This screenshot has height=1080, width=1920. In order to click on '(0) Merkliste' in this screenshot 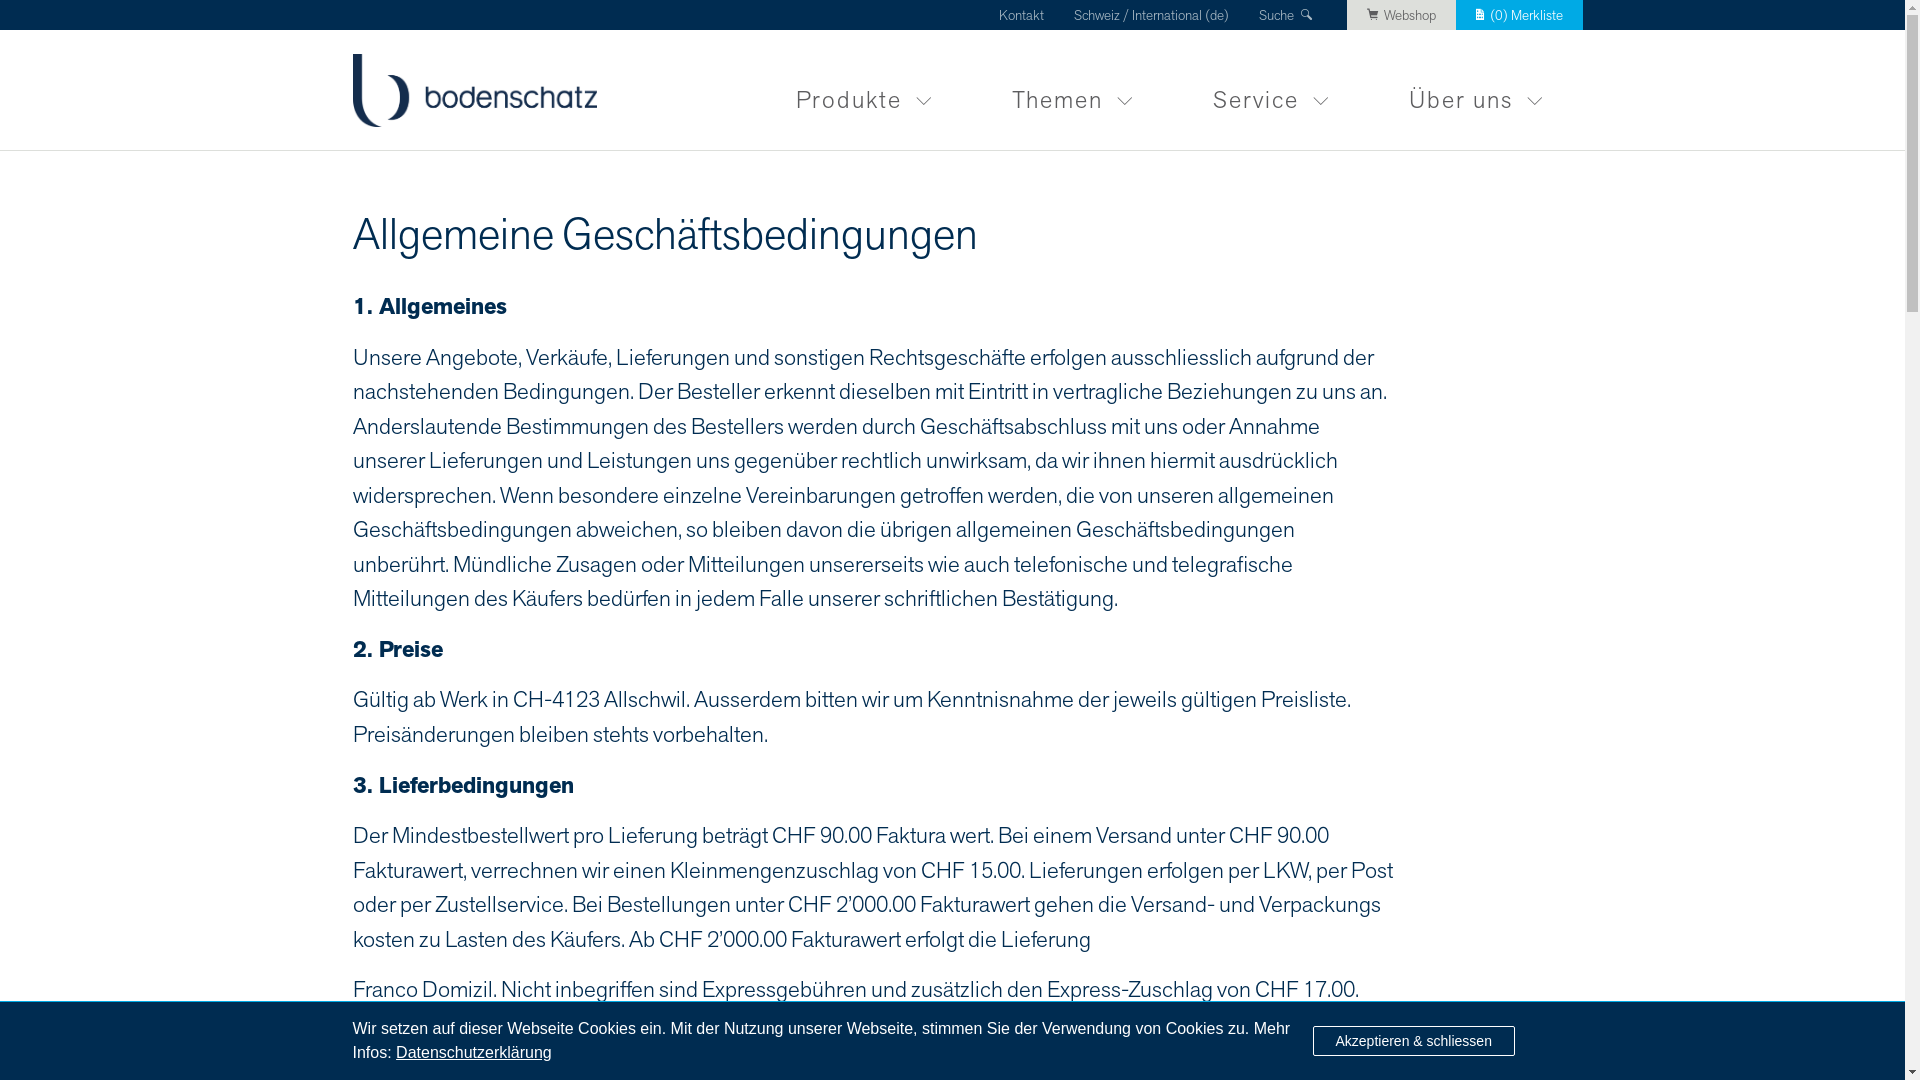, I will do `click(1519, 15)`.